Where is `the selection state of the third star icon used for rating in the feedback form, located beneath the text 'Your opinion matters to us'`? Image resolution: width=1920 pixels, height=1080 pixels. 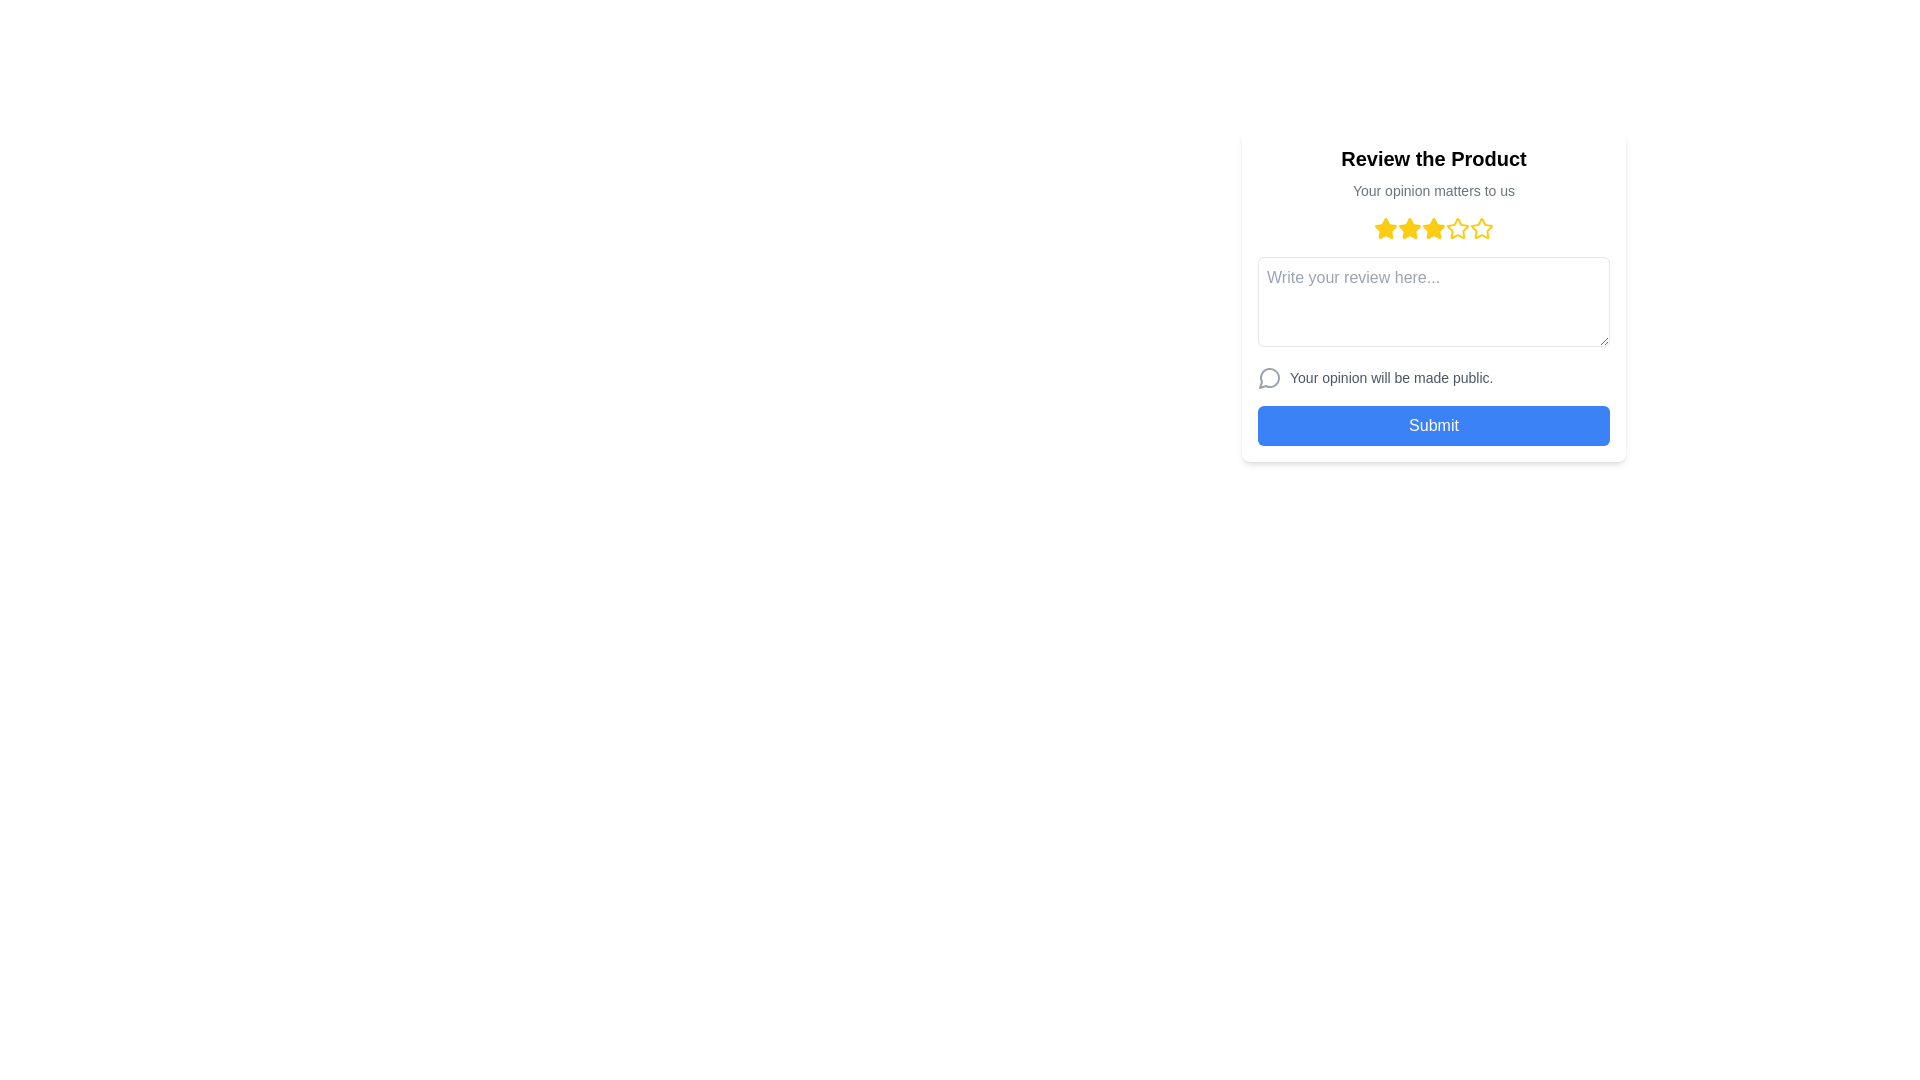
the selection state of the third star icon used for rating in the feedback form, located beneath the text 'Your opinion matters to us' is located at coordinates (1433, 227).